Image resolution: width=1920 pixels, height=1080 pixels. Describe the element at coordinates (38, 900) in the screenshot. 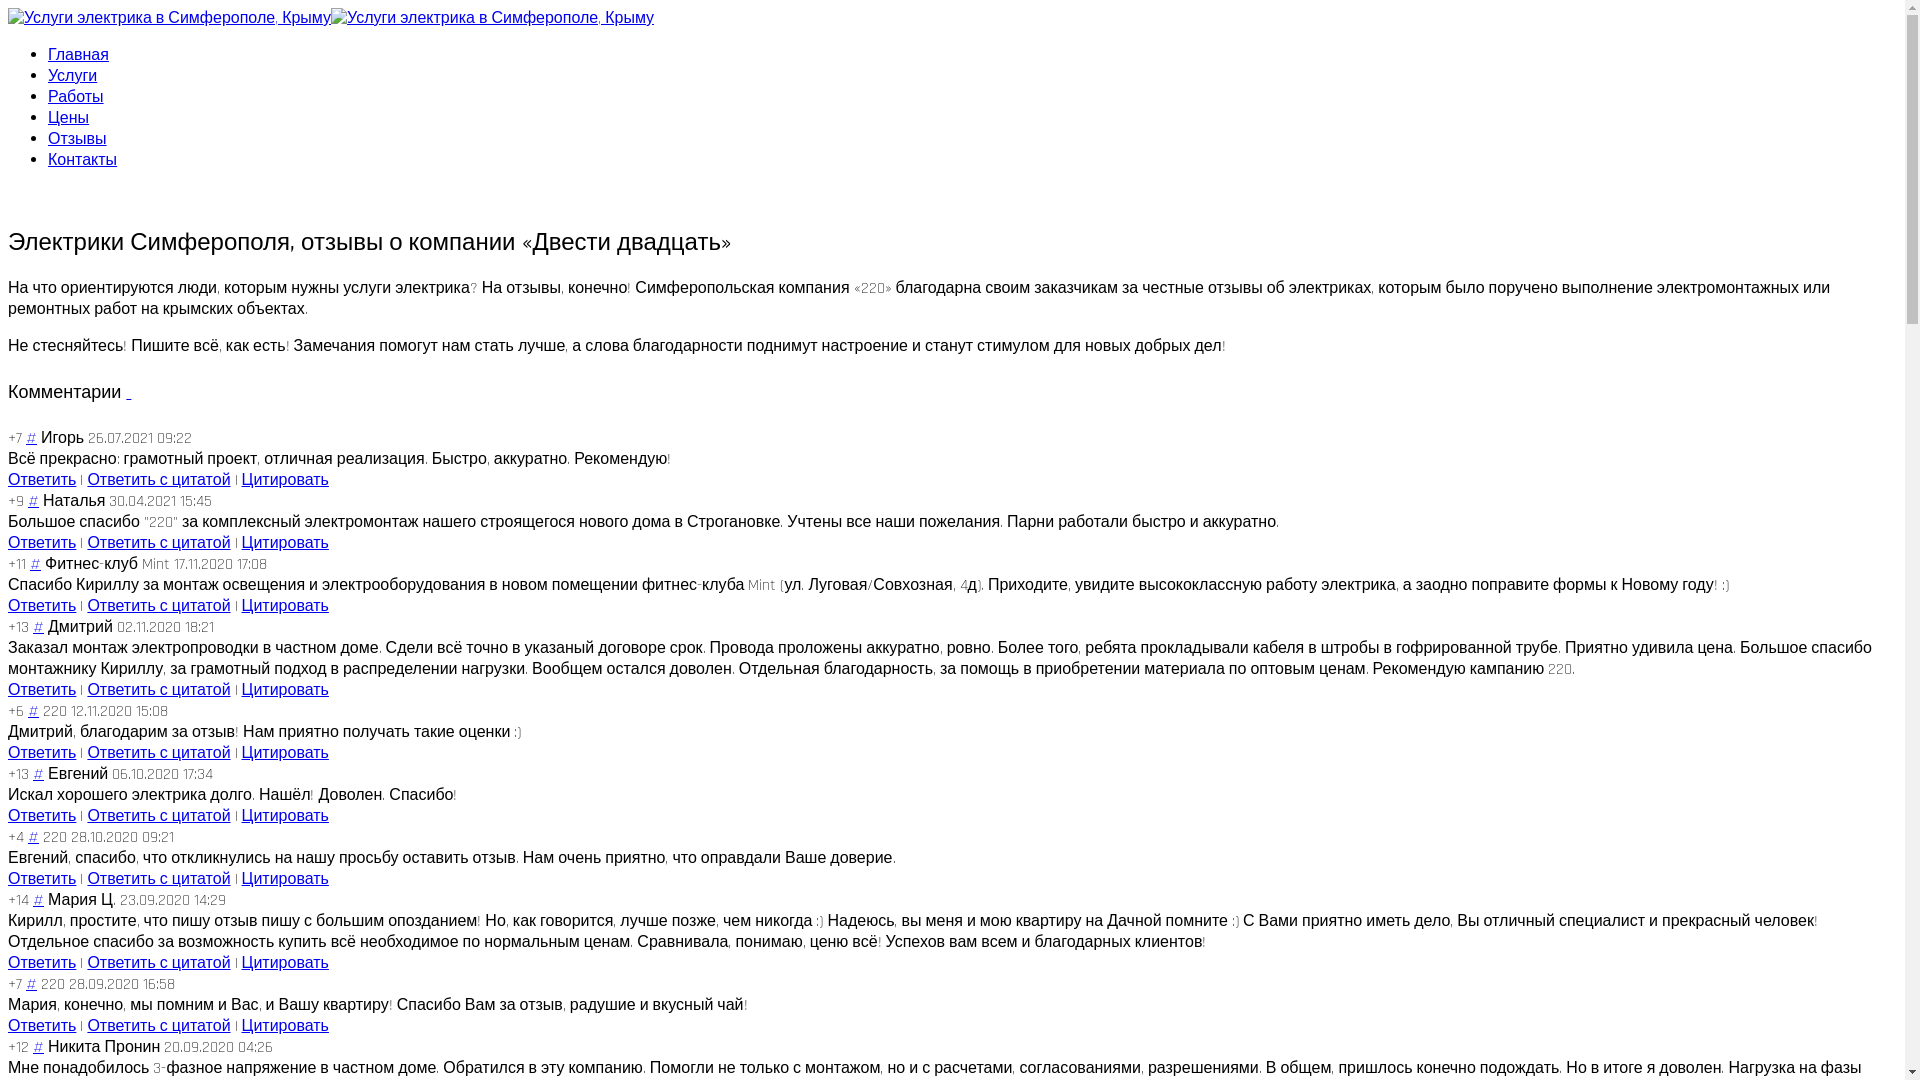

I see `'#'` at that location.